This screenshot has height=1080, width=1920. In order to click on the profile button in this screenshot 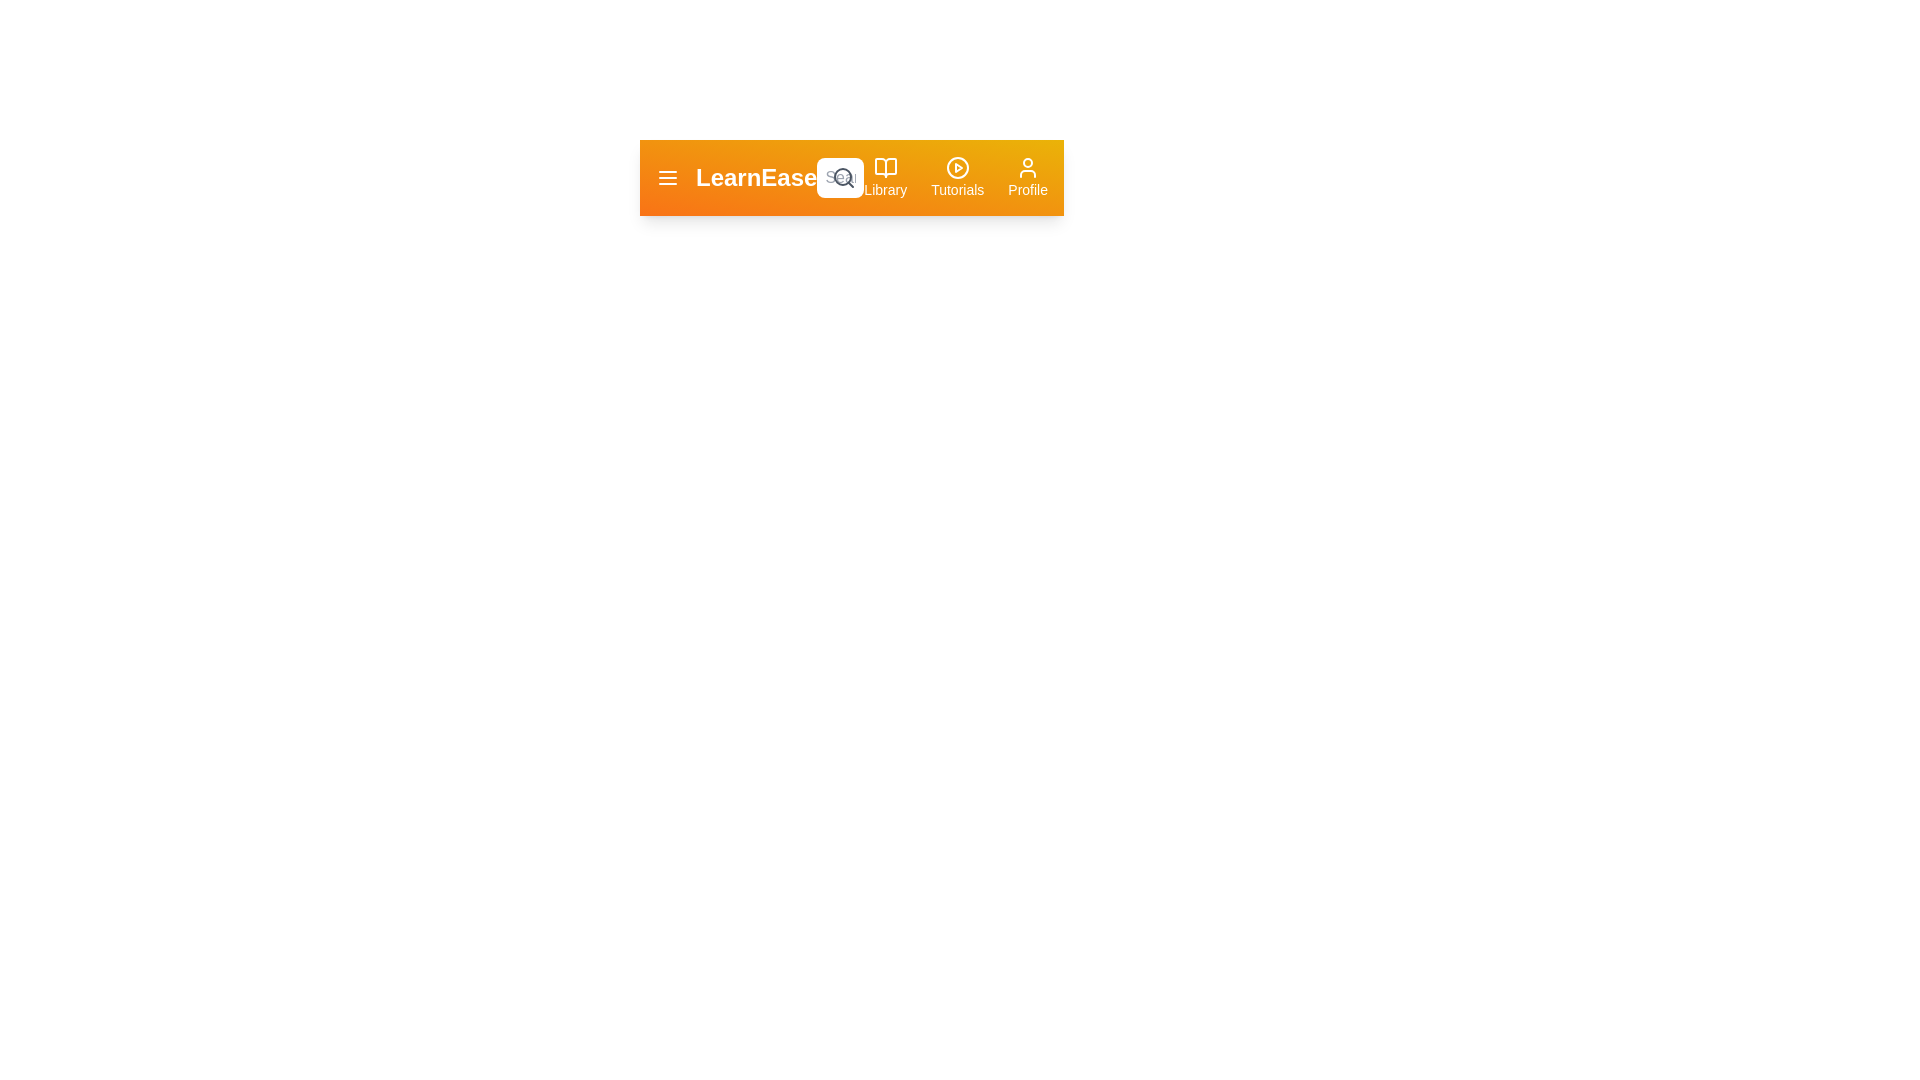, I will do `click(1027, 176)`.